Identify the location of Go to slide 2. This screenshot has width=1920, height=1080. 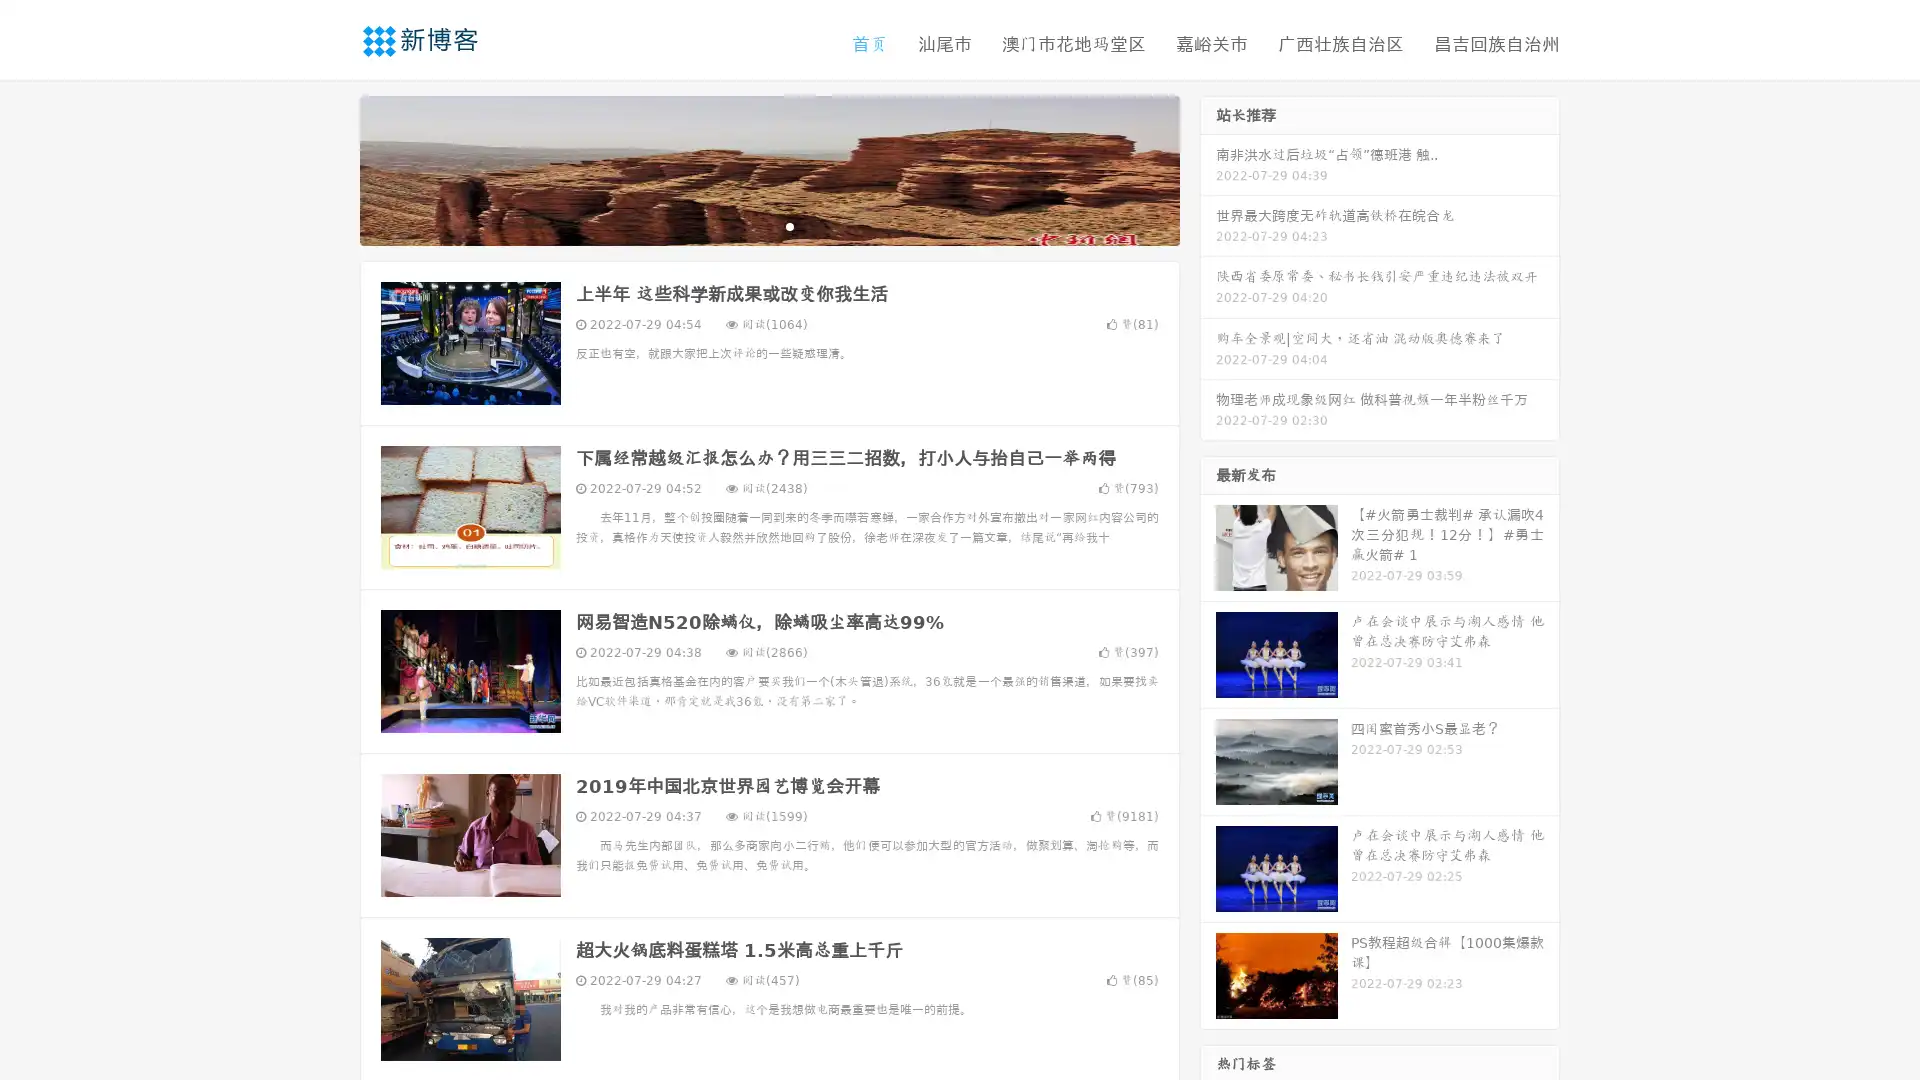
(768, 225).